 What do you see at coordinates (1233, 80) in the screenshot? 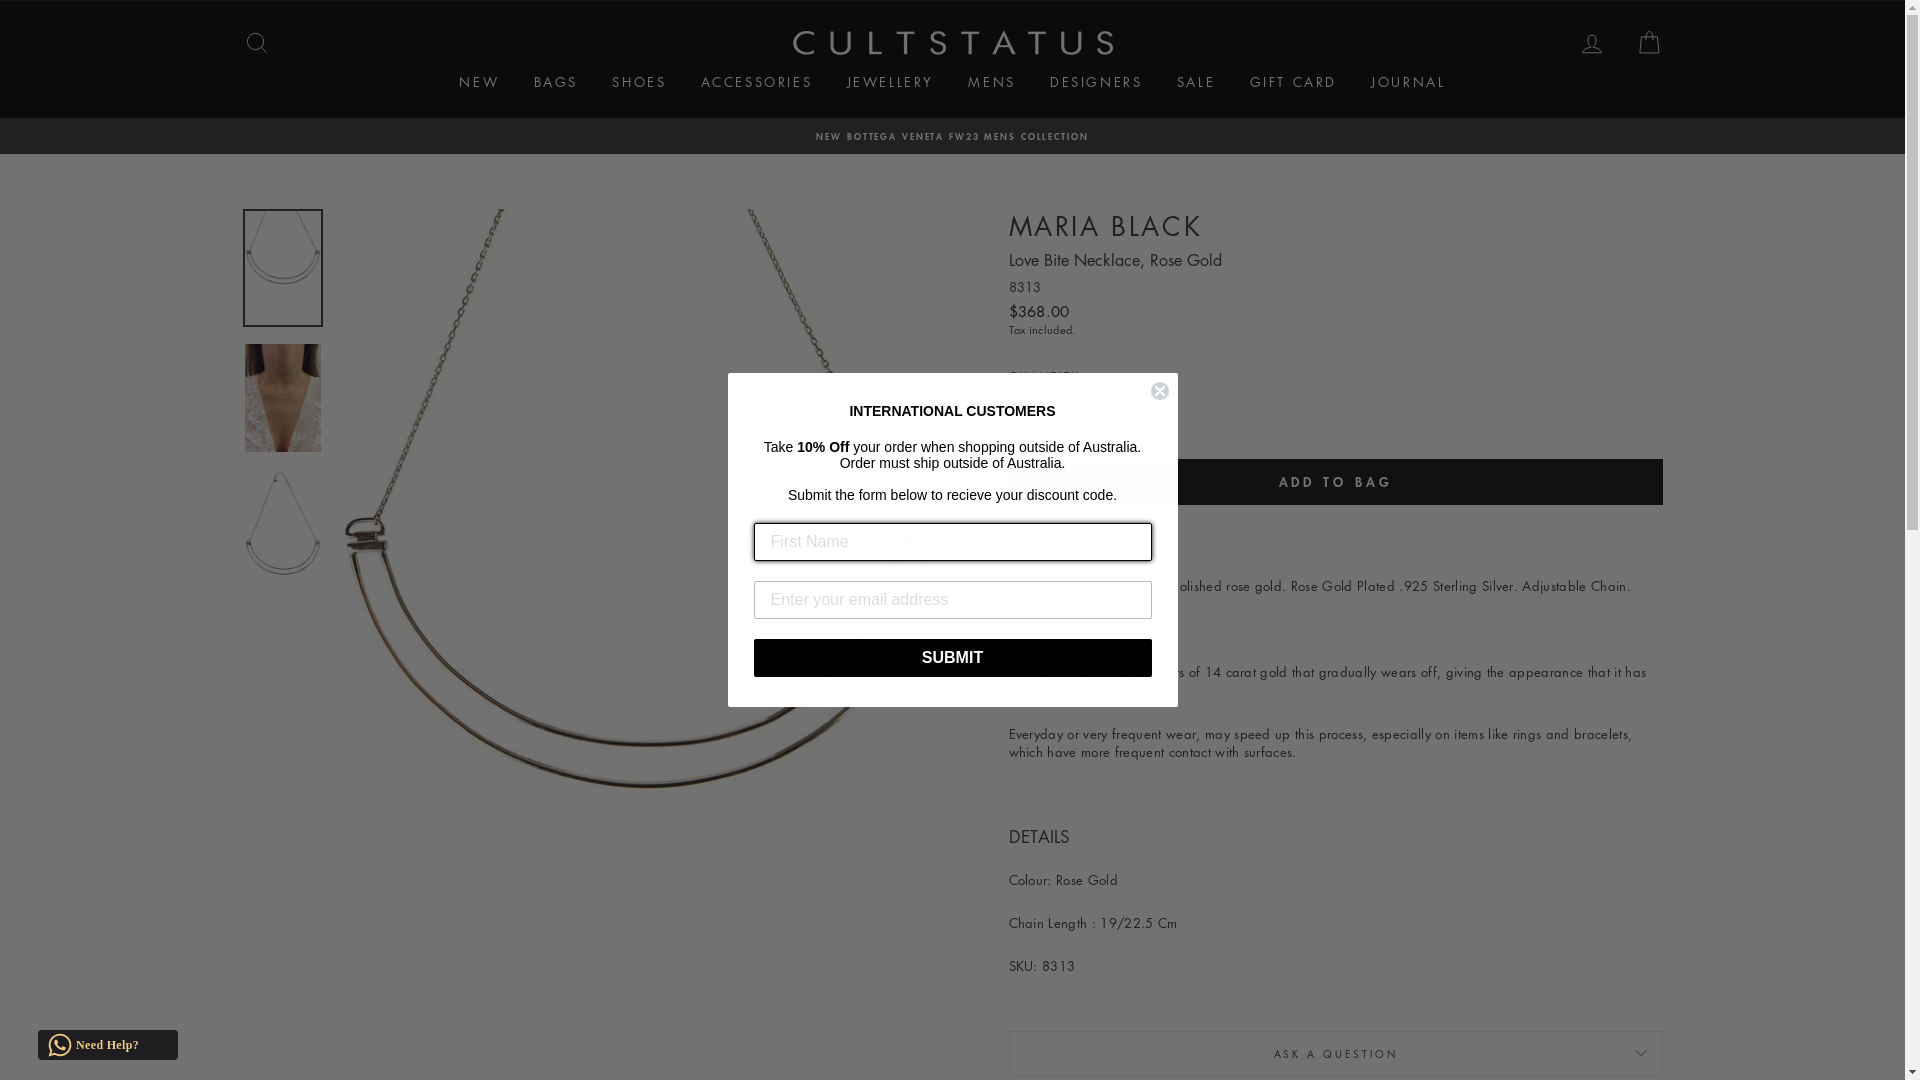
I see `'GIFT CARD'` at bounding box center [1233, 80].